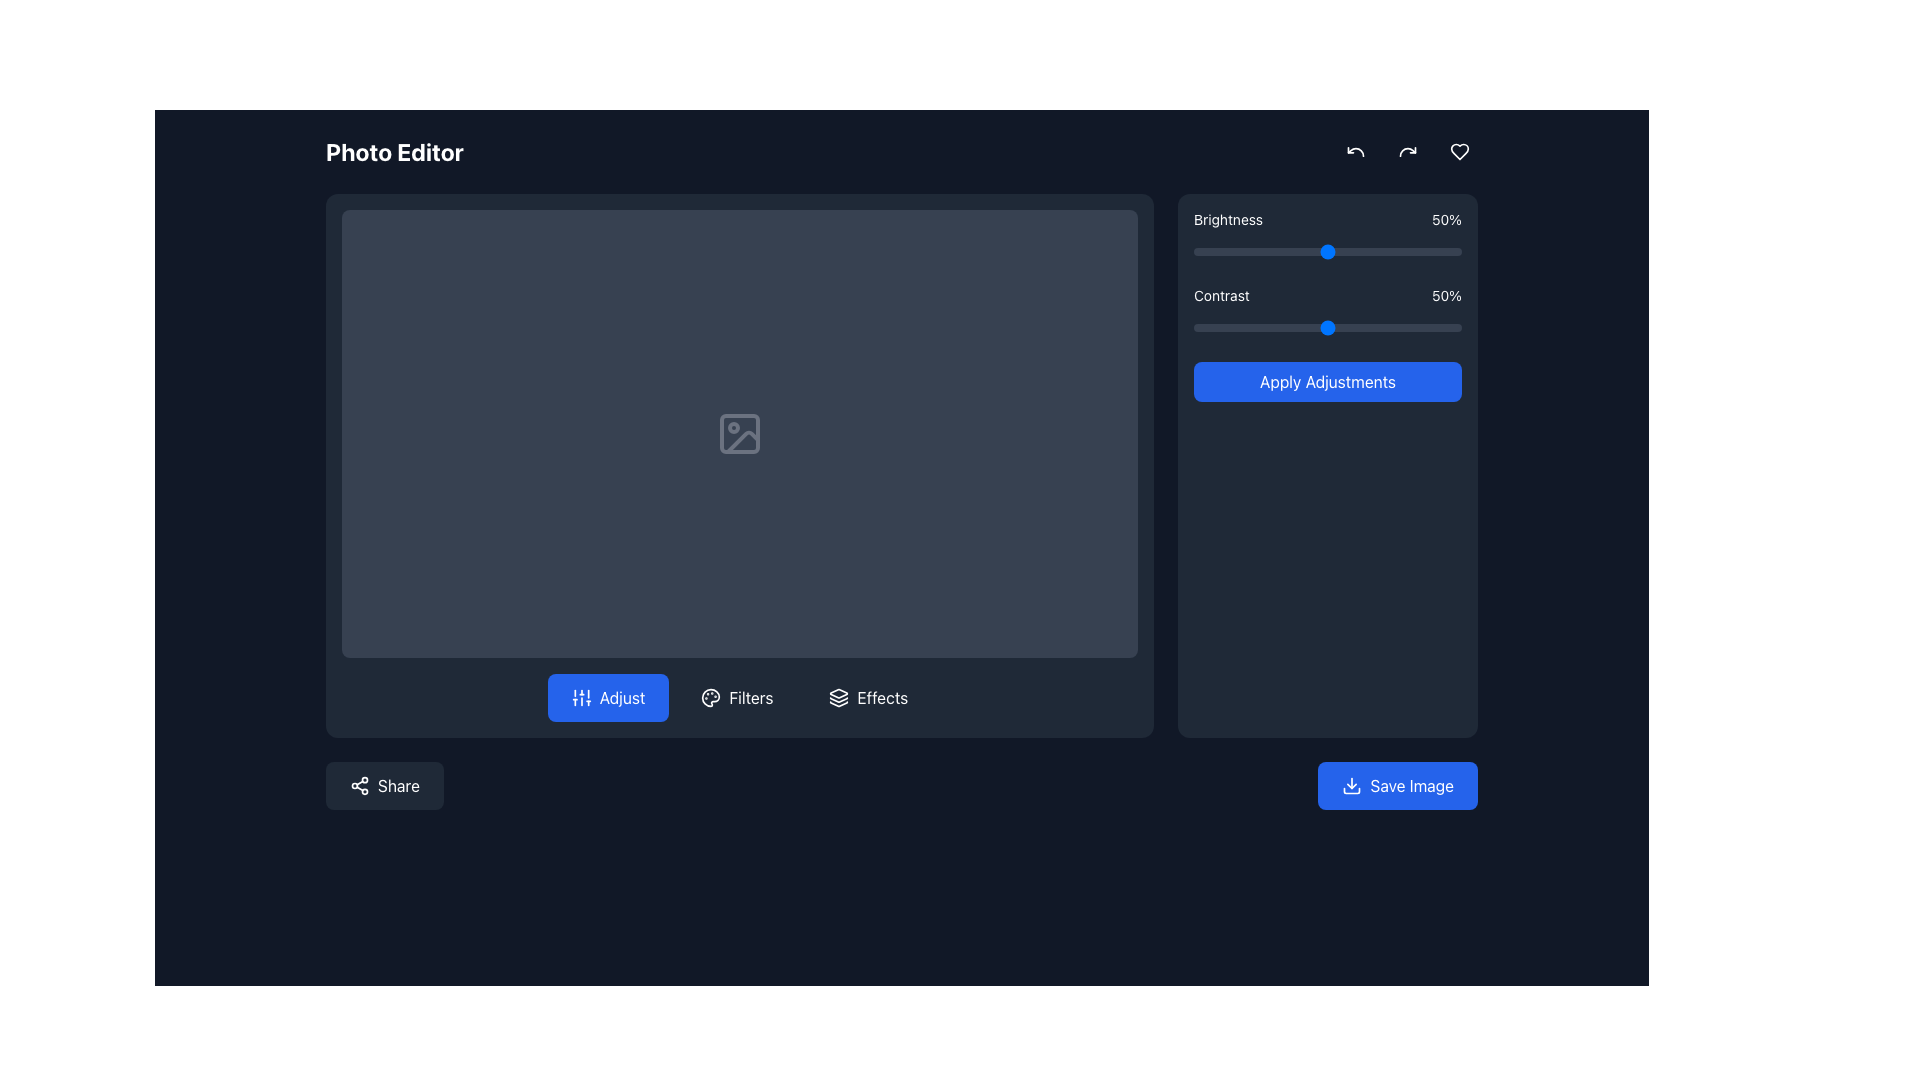 The image size is (1920, 1080). Describe the element at coordinates (881, 696) in the screenshot. I see `the 'Effects' button in the navigation bar at the bottom of the interface` at that location.